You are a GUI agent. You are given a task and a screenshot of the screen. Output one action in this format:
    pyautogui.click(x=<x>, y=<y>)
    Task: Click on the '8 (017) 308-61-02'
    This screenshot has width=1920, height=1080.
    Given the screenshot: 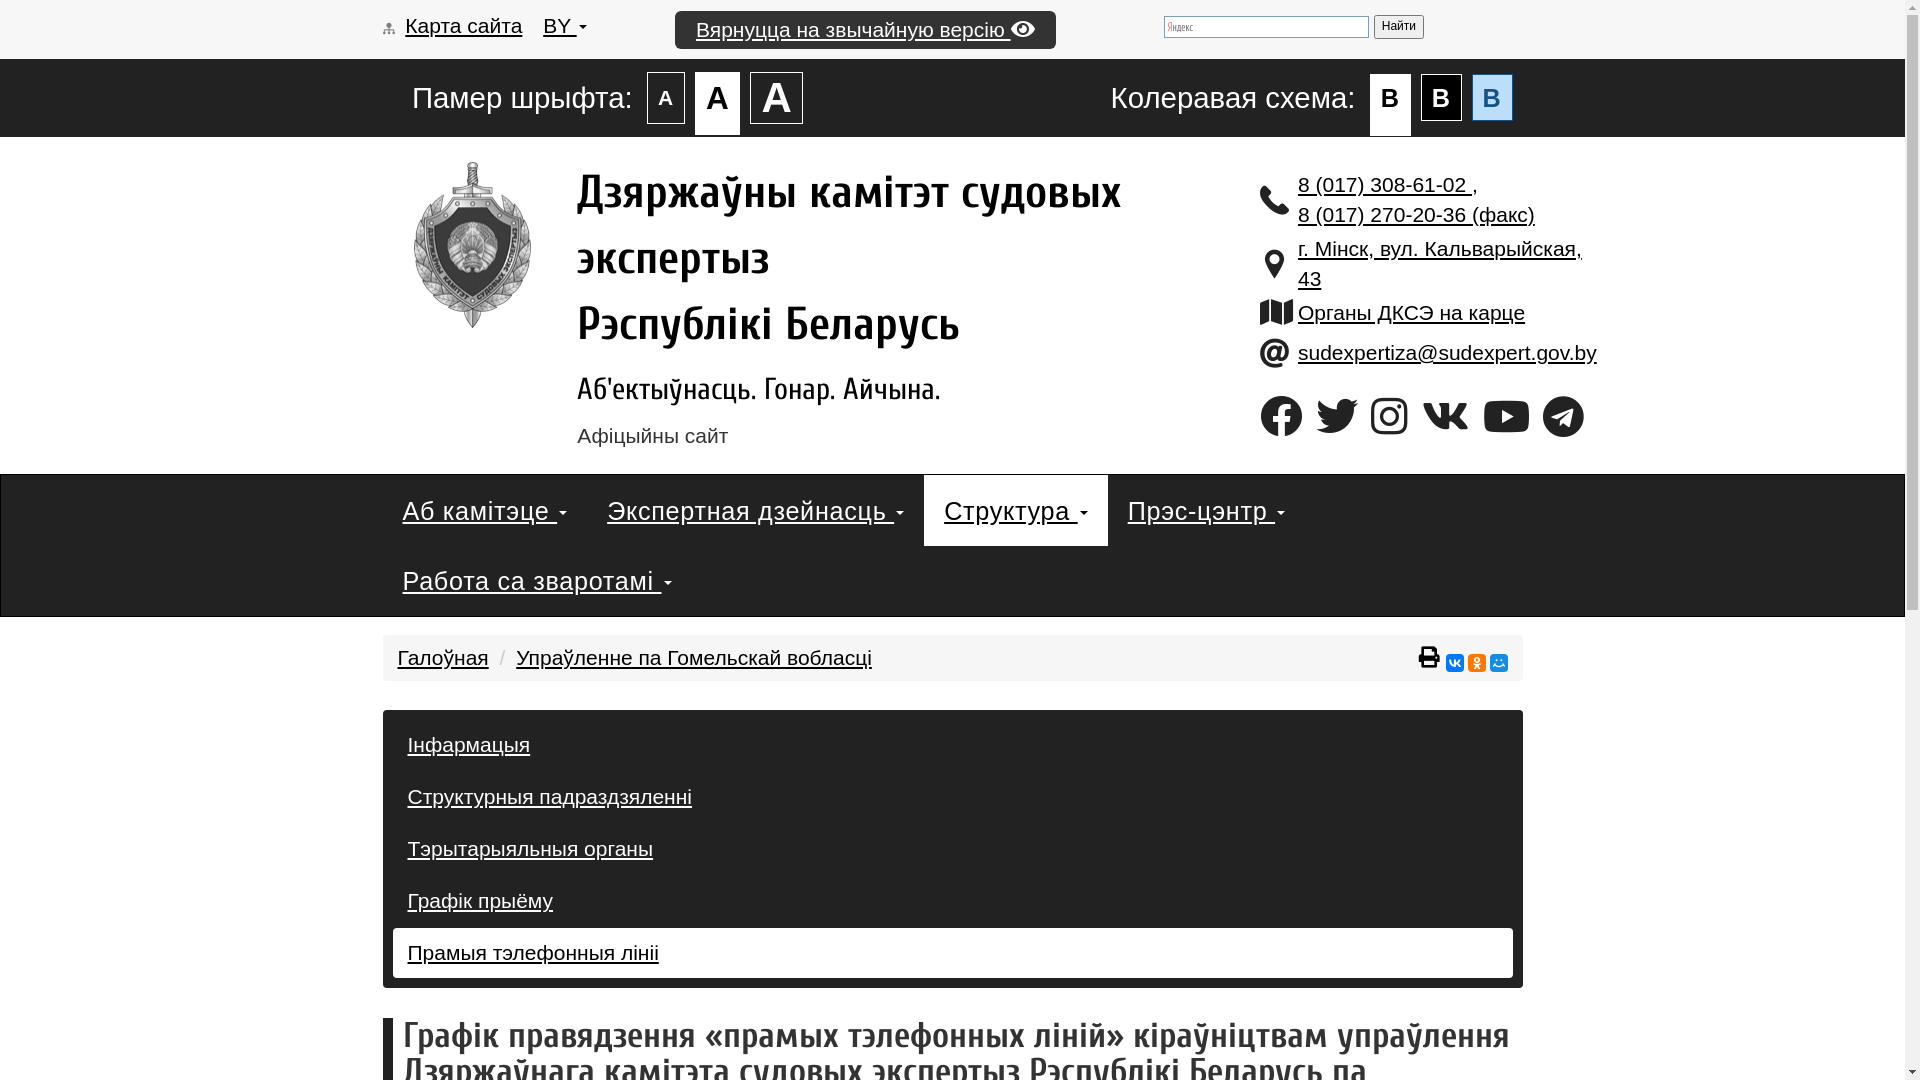 What is the action you would take?
    pyautogui.click(x=1384, y=184)
    